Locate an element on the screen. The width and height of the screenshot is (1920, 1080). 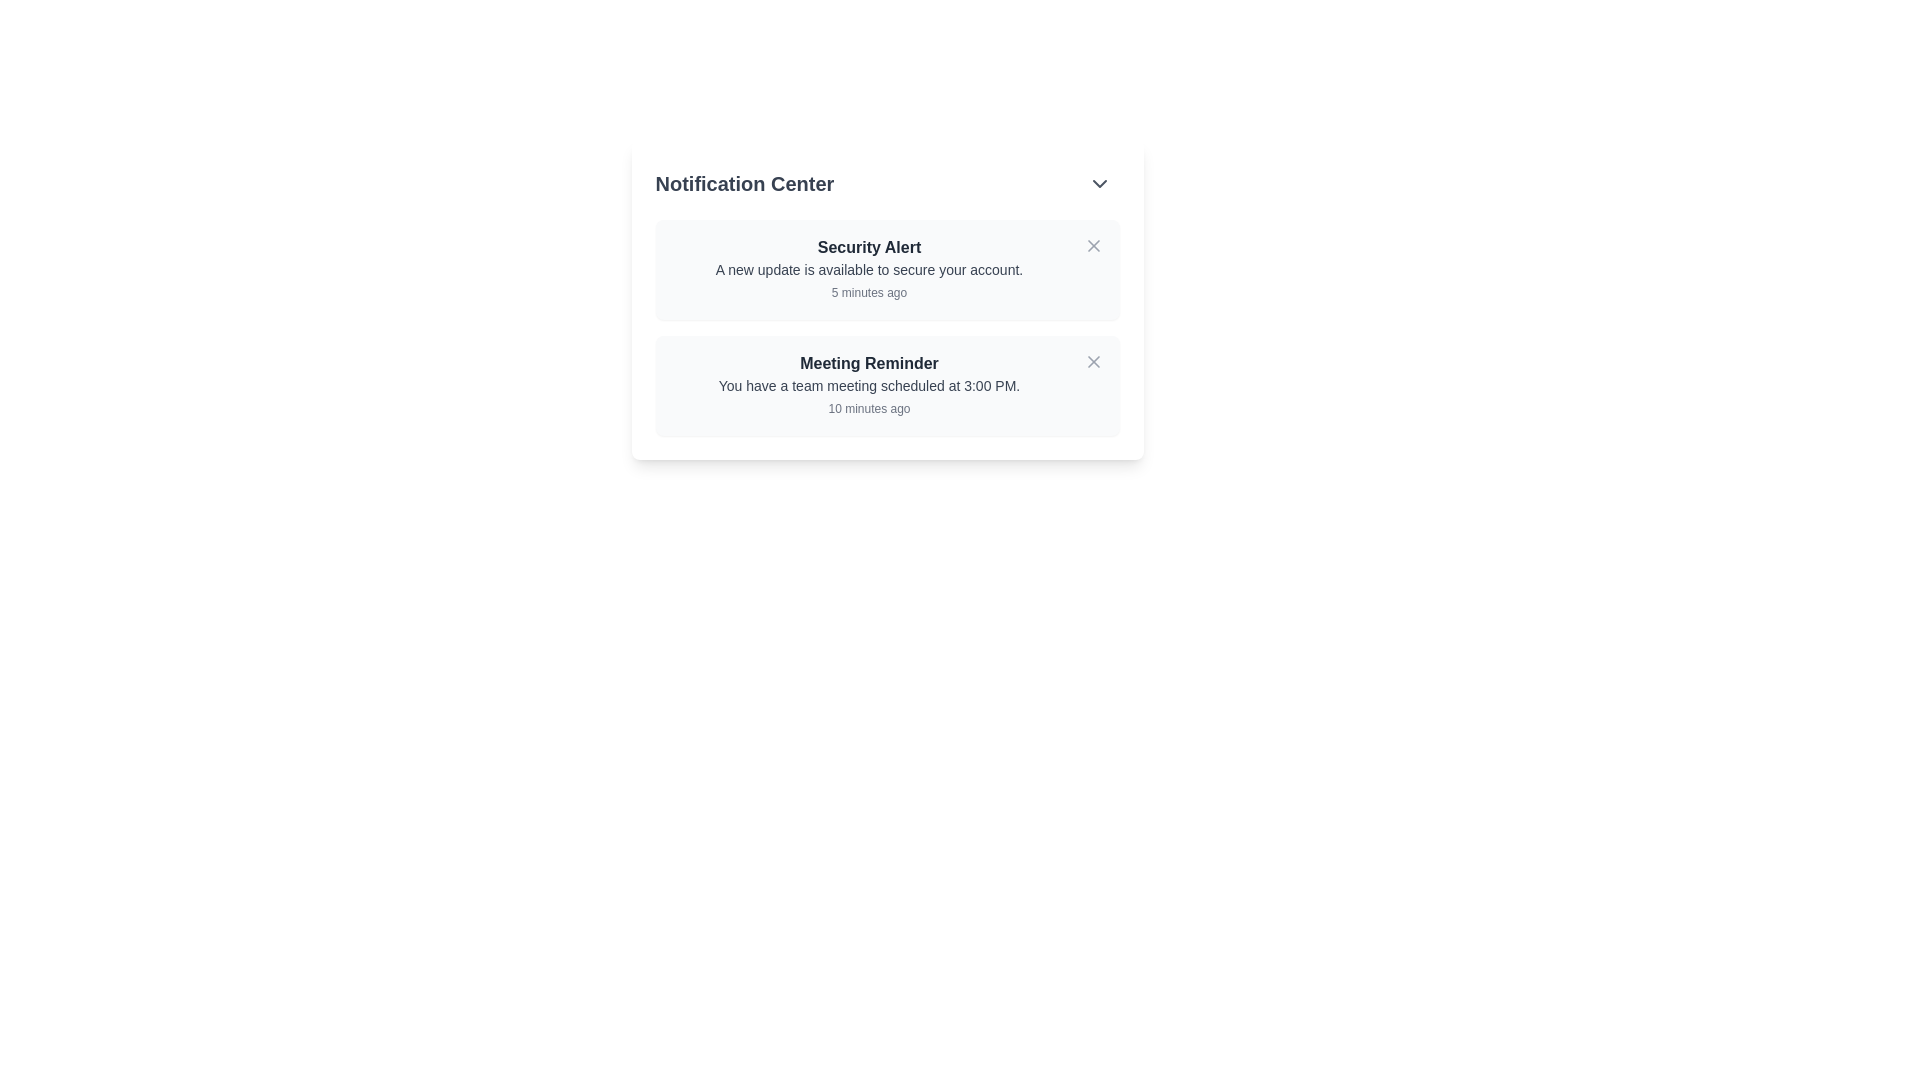
the button with an icon located in the top-right corner of the 'Notification Center' section to observe the hover effect is located at coordinates (1098, 184).